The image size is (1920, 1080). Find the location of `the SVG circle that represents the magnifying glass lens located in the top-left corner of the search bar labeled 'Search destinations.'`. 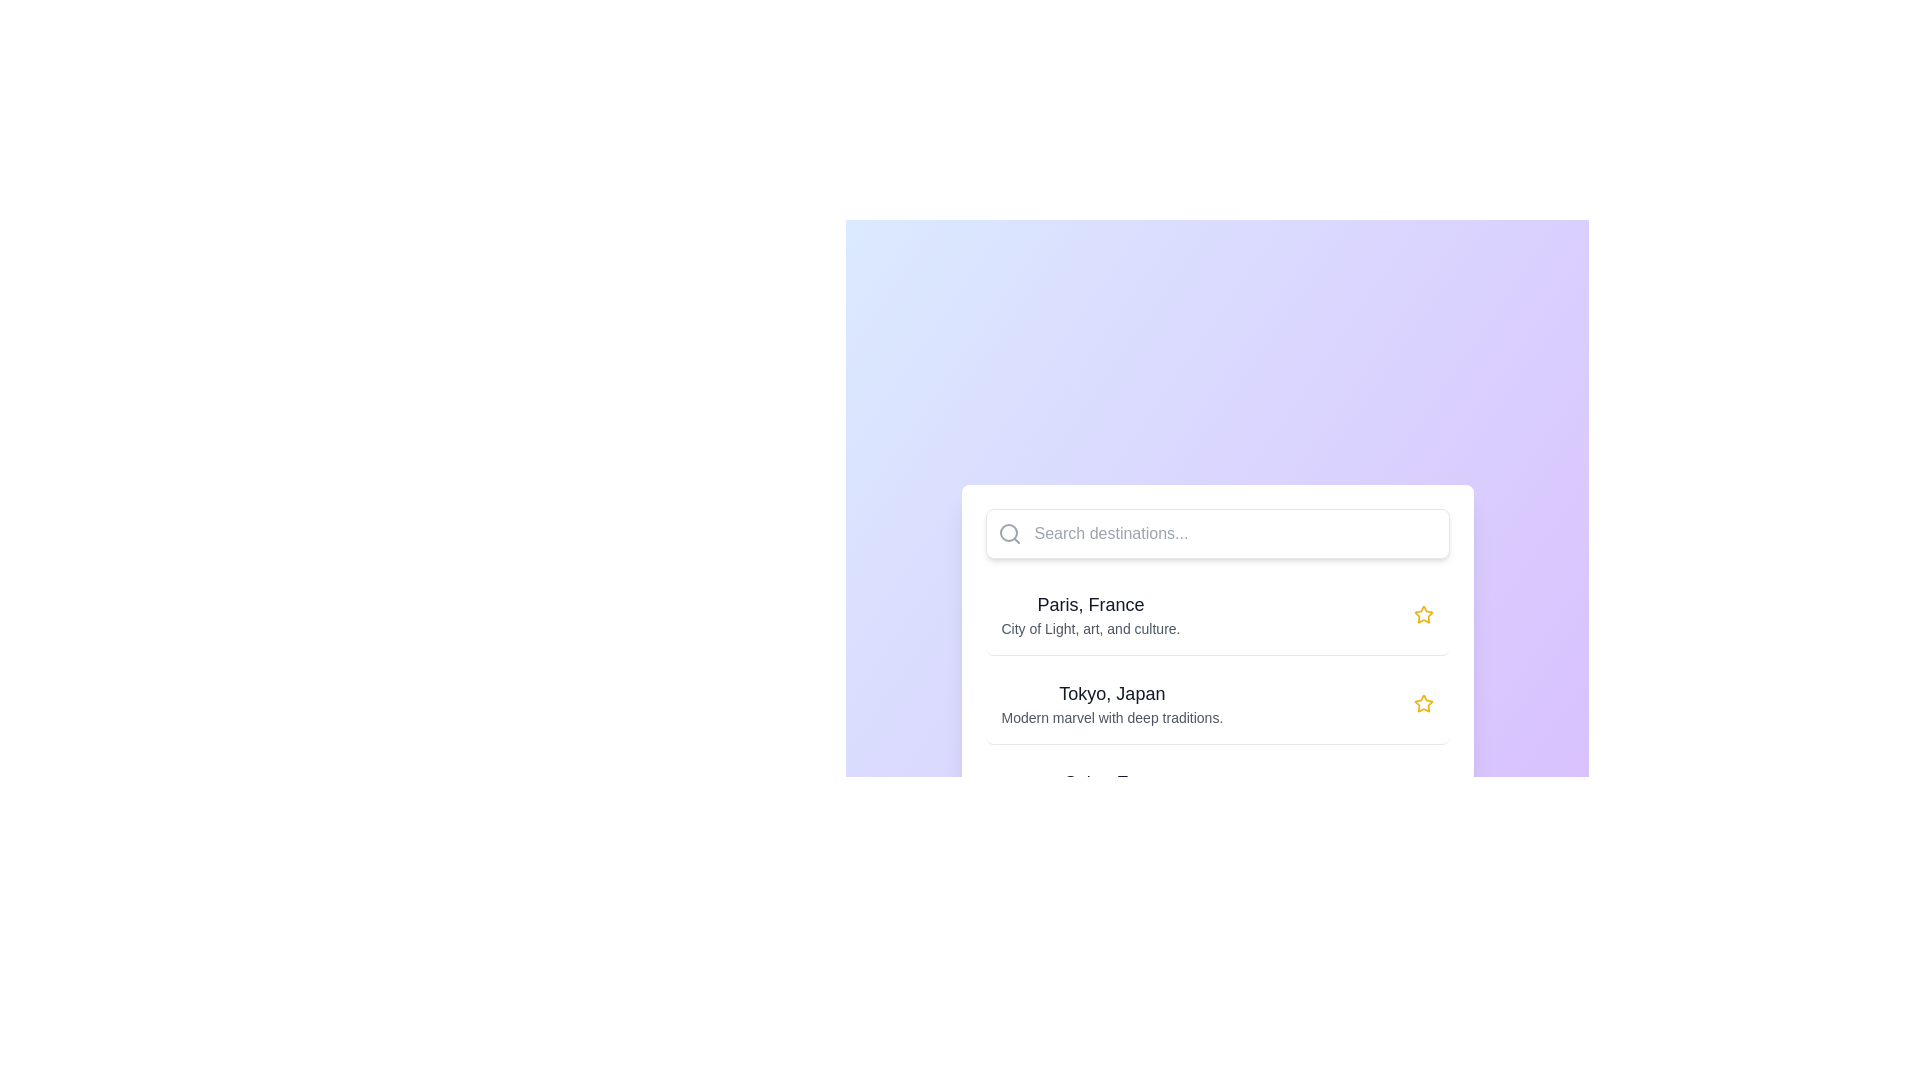

the SVG circle that represents the magnifying glass lens located in the top-left corner of the search bar labeled 'Search destinations.' is located at coordinates (1008, 531).